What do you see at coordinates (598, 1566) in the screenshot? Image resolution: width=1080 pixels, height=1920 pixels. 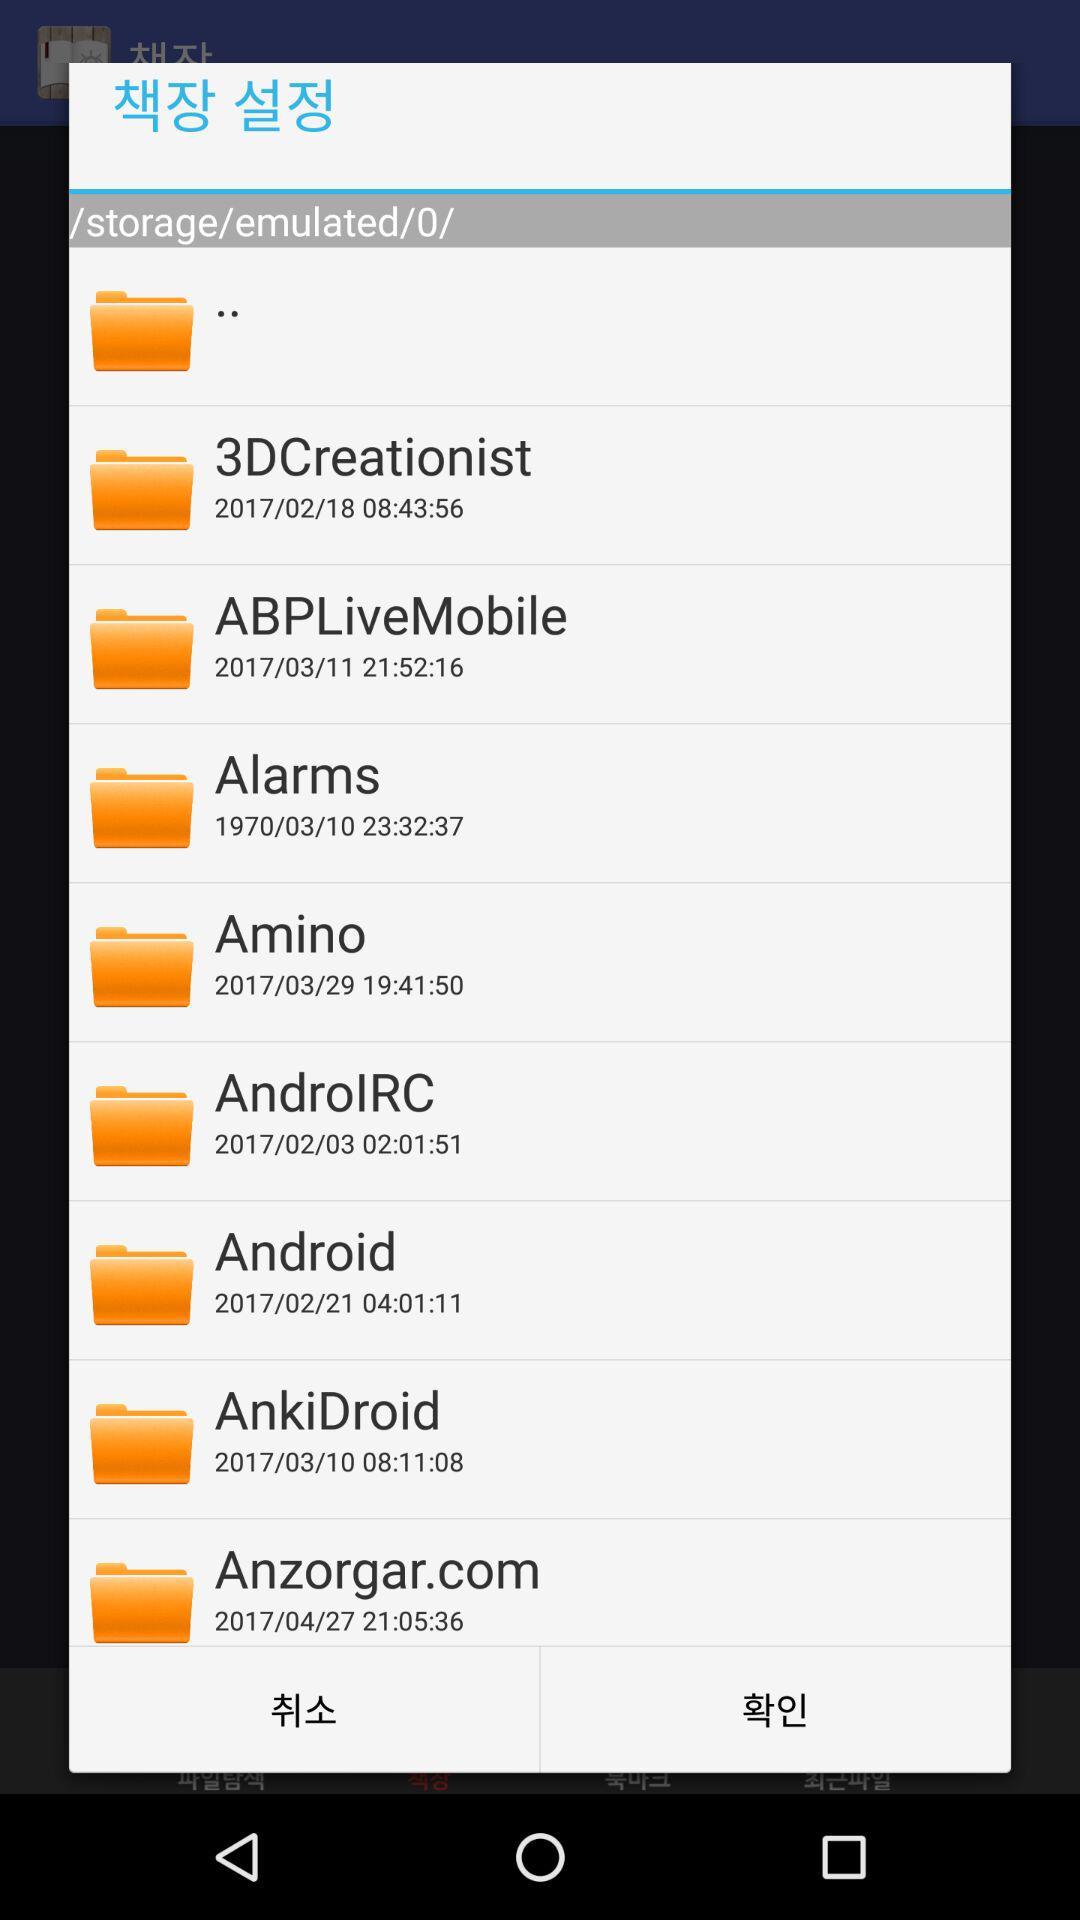 I see `anzorgar.com item` at bounding box center [598, 1566].